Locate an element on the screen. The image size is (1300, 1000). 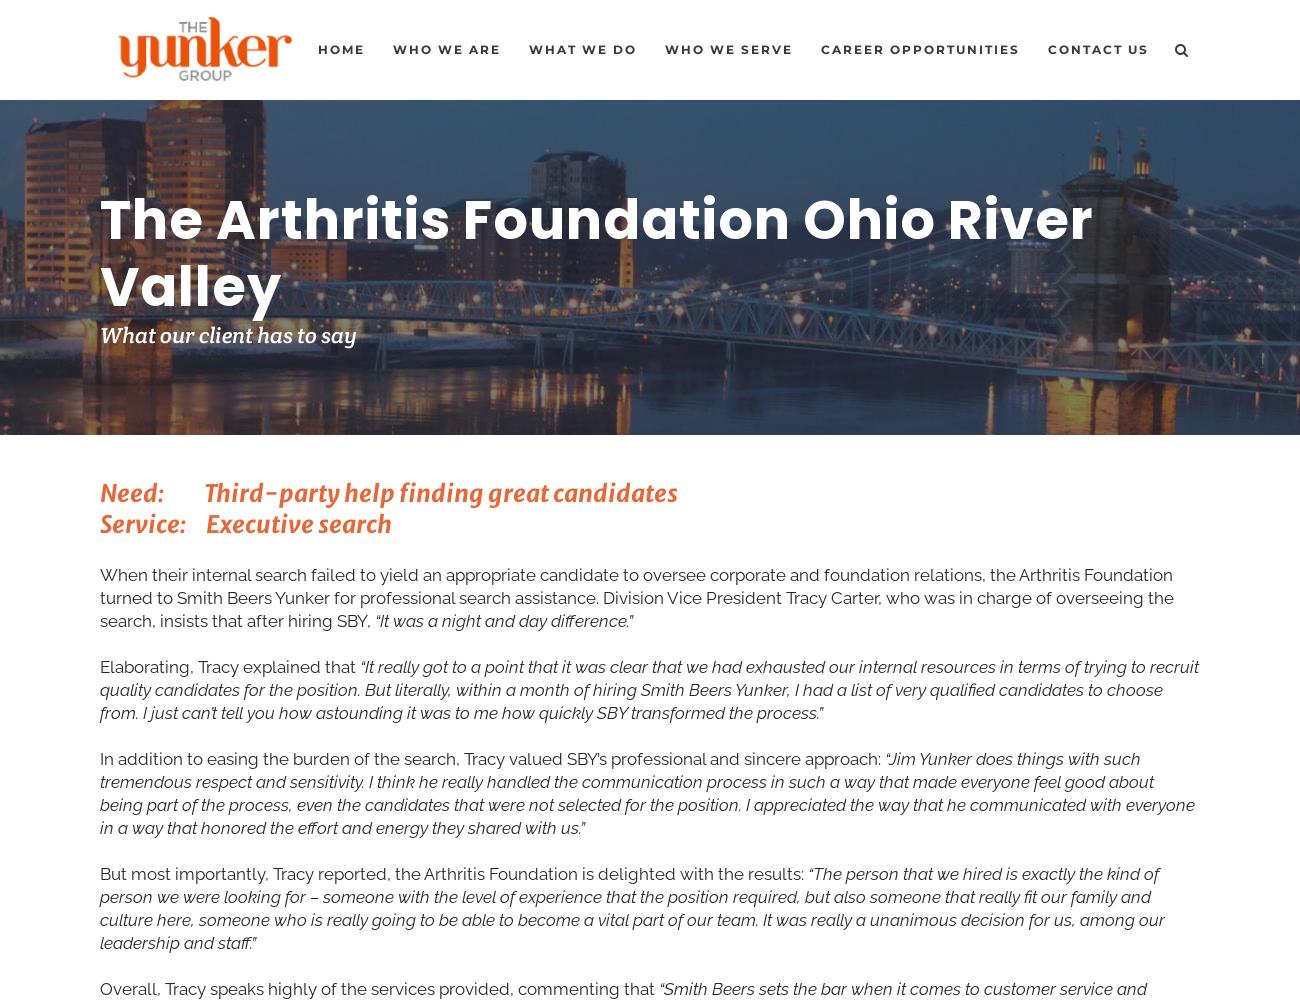
'“It really got to a point that it was clear that we had exhausted our internal resources in terms of trying to recruit quality candidates for the position. But literally, within a month of hiring Smith Beers Yunker, I had a list of very qualified candidates to choose from. I just can’t tell you how astounding it was to me how quickly SBY transformed the process.”' is located at coordinates (649, 688).